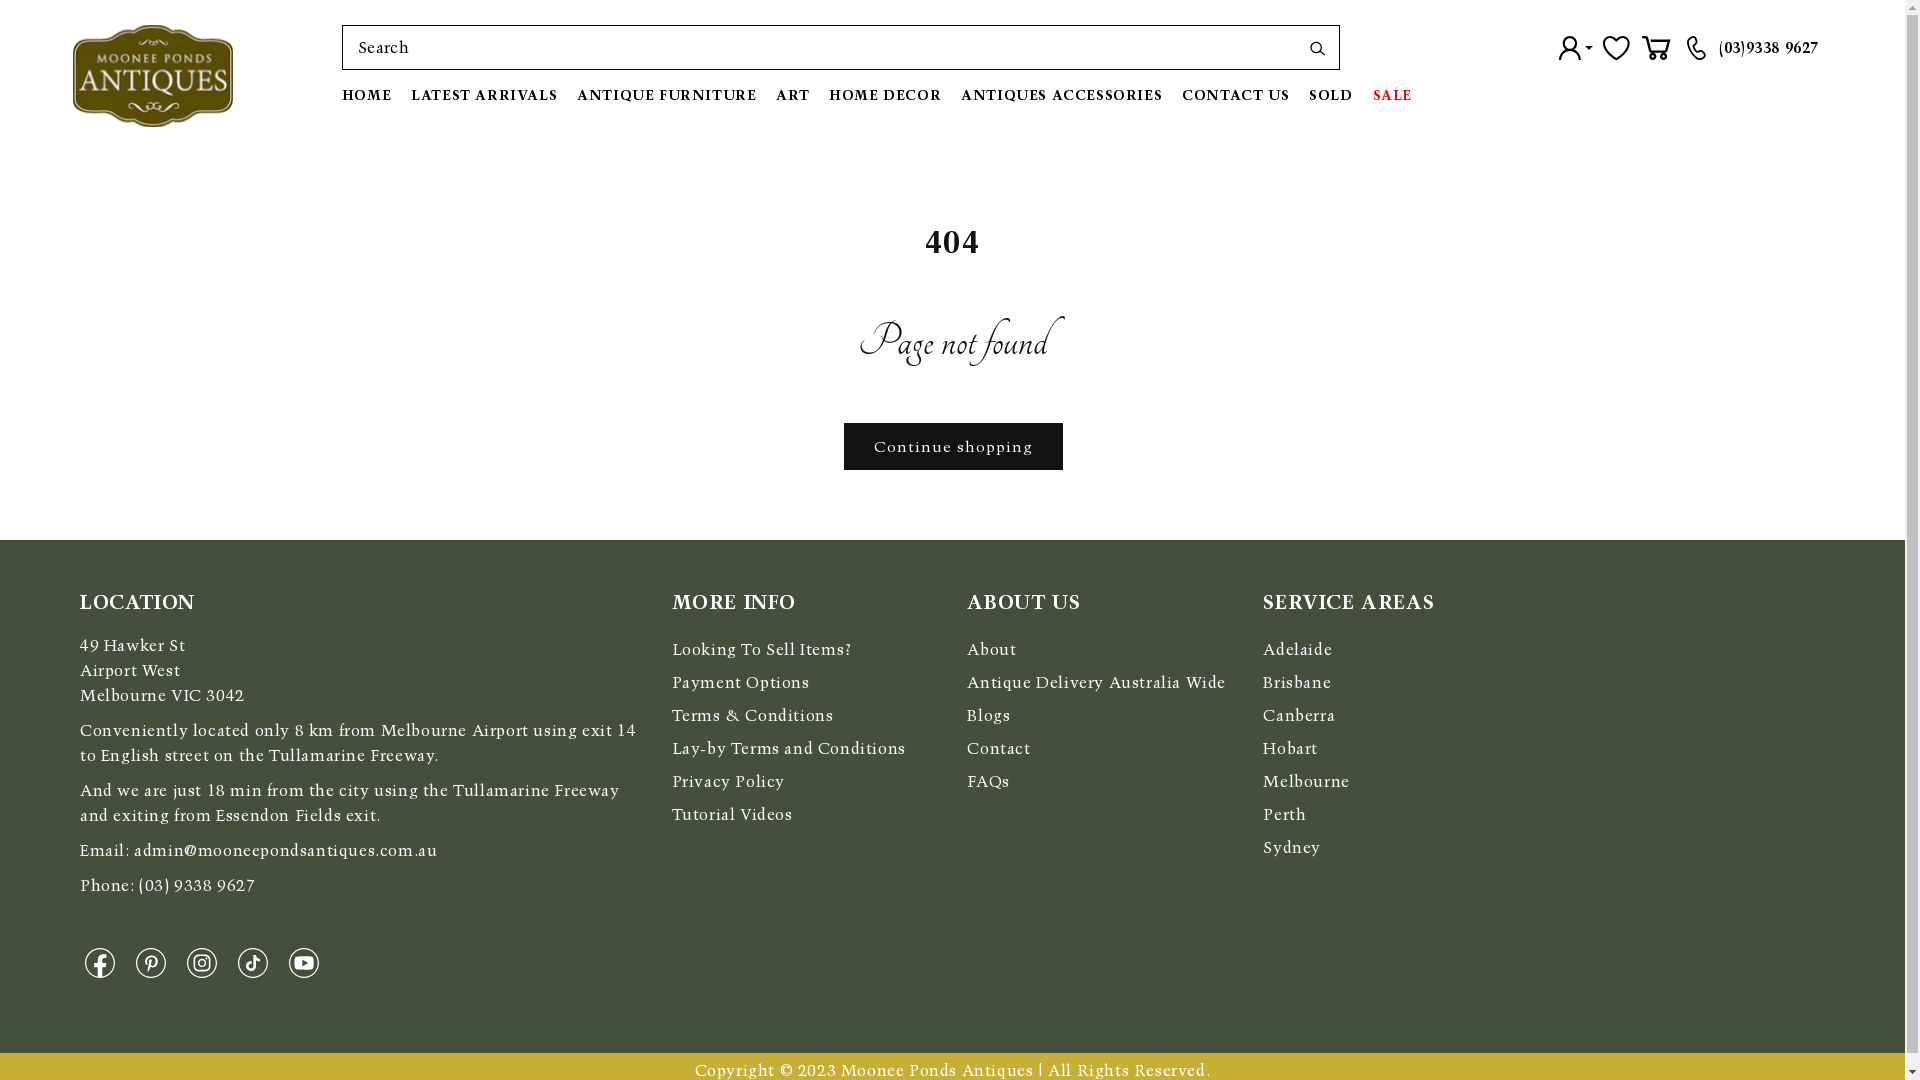 This screenshot has height=1080, width=1920. What do you see at coordinates (162, 670) in the screenshot?
I see `'49 Hawker St` at bounding box center [162, 670].